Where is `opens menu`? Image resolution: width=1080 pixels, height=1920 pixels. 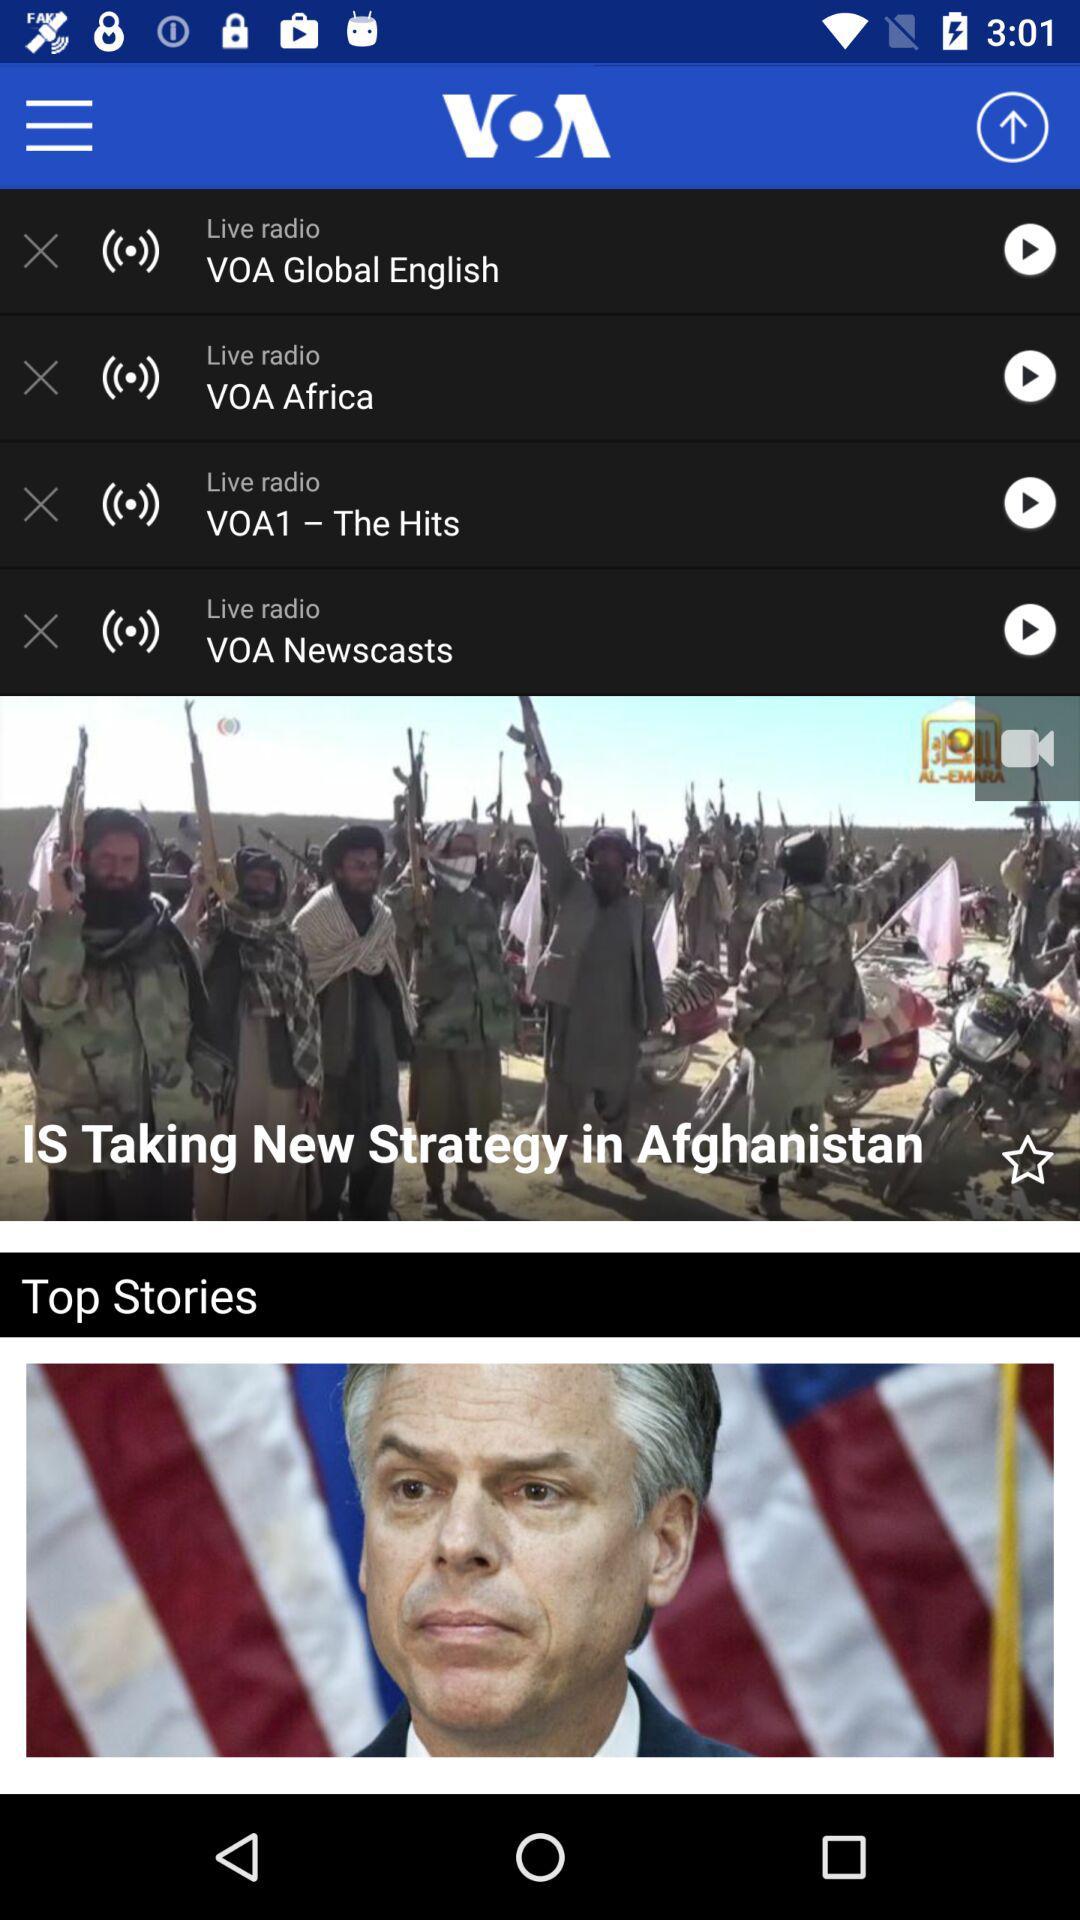
opens menu is located at coordinates (58, 124).